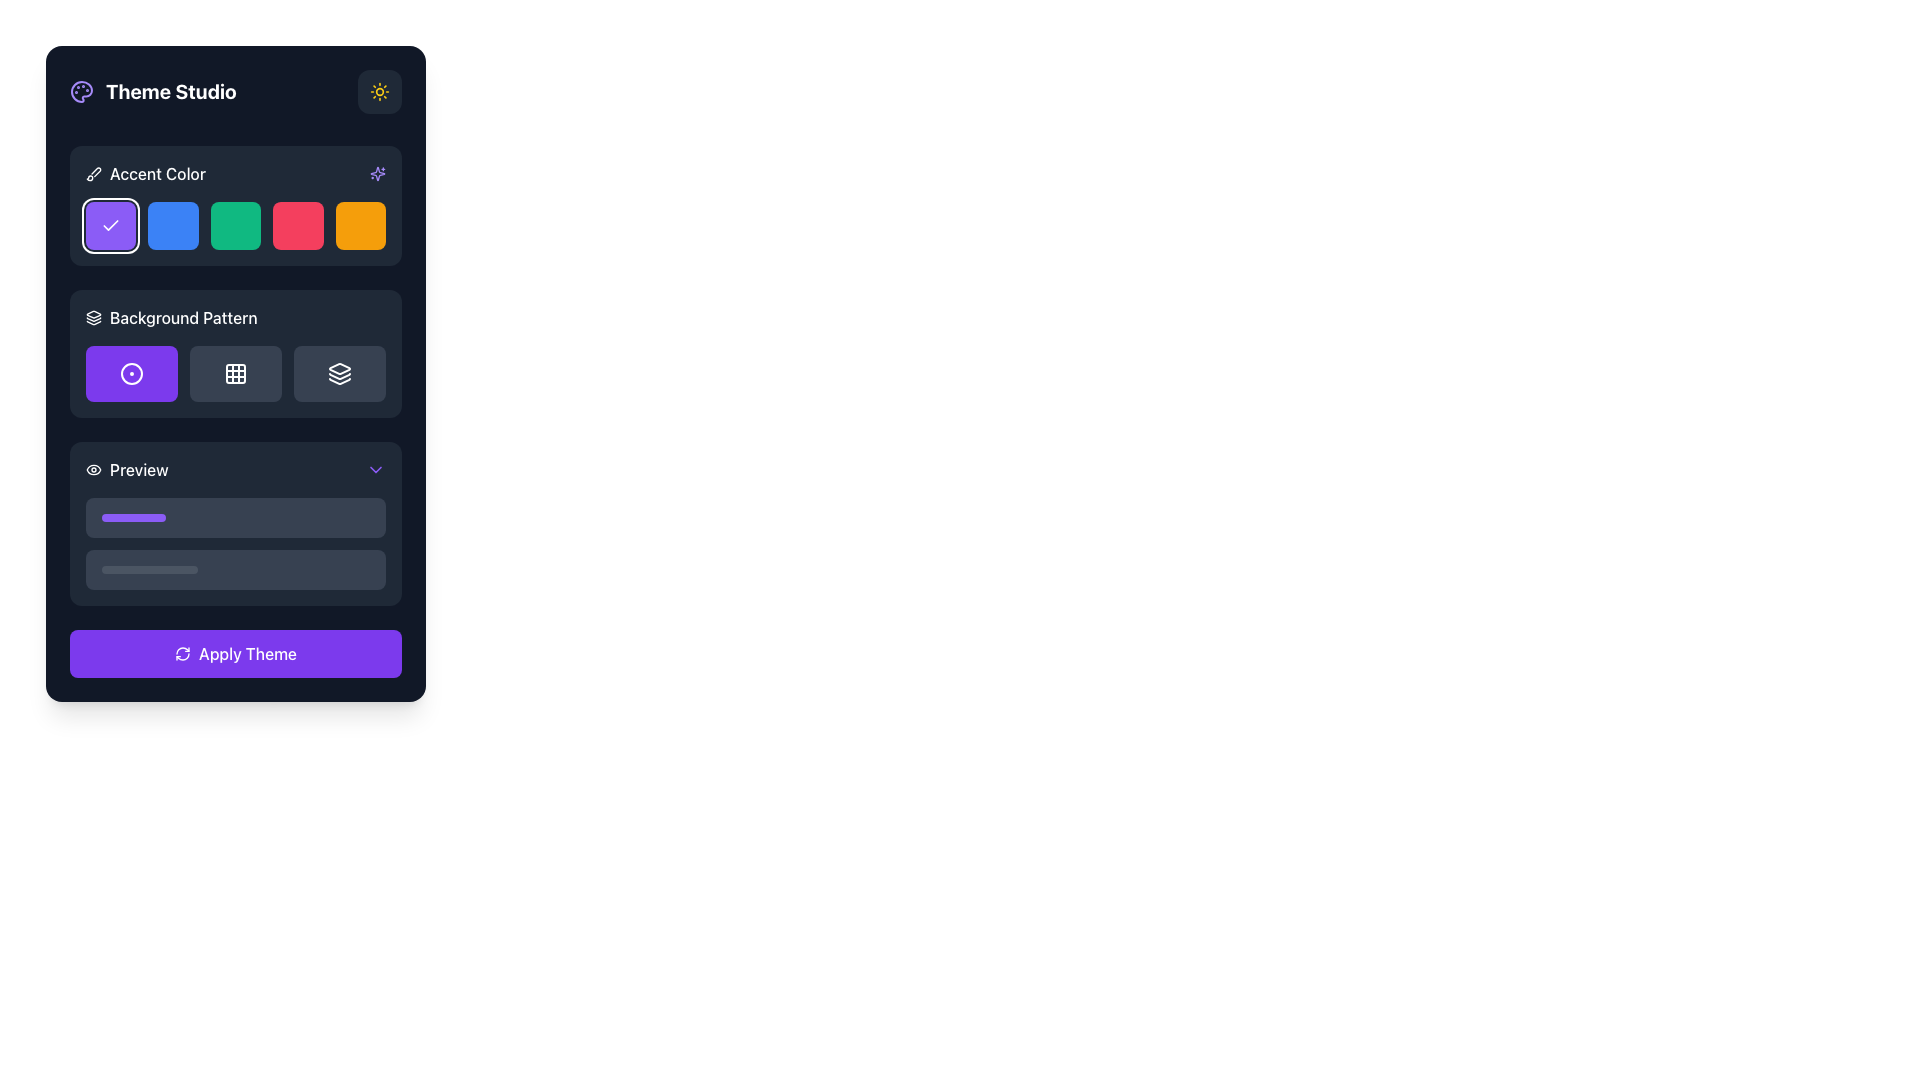 This screenshot has height=1080, width=1920. What do you see at coordinates (235, 374) in the screenshot?
I see `the second icon button in the 'Background Pattern' options section` at bounding box center [235, 374].